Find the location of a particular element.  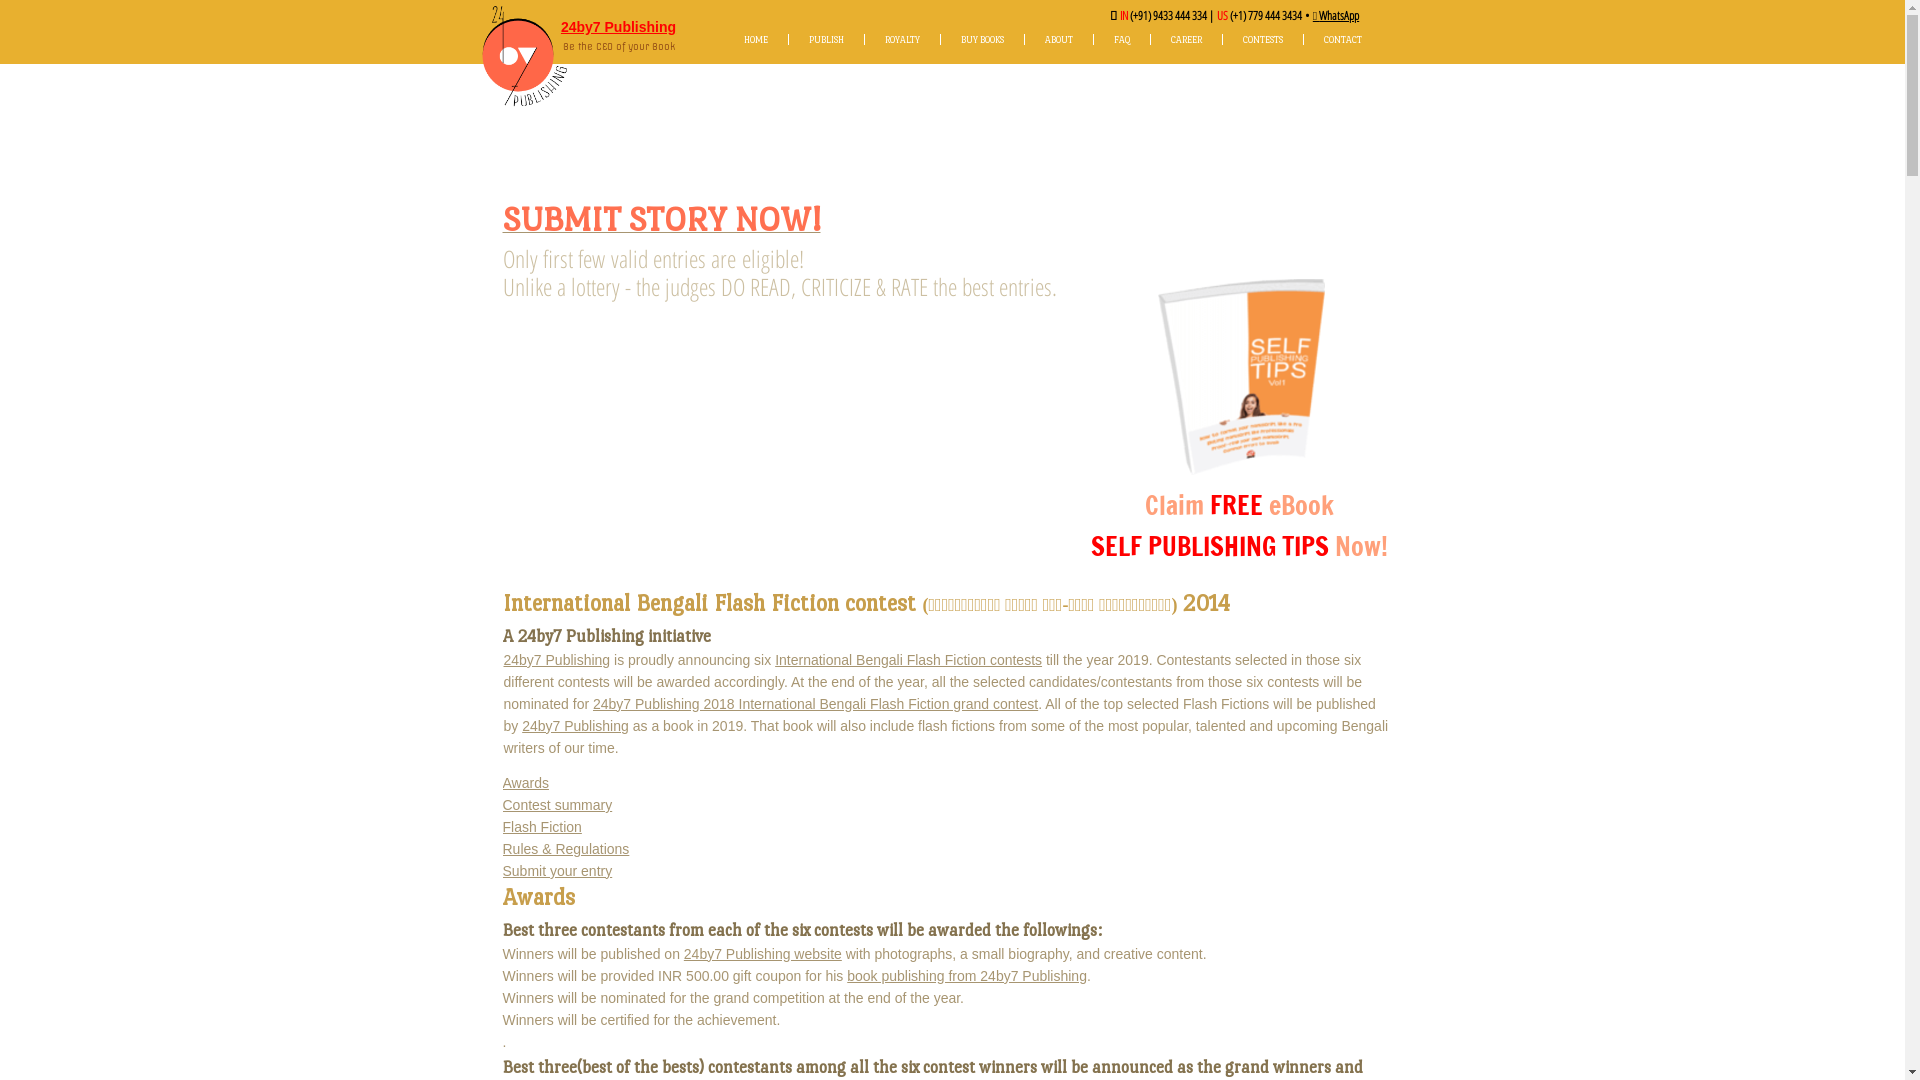

'CONTESTS' is located at coordinates (1221, 39).